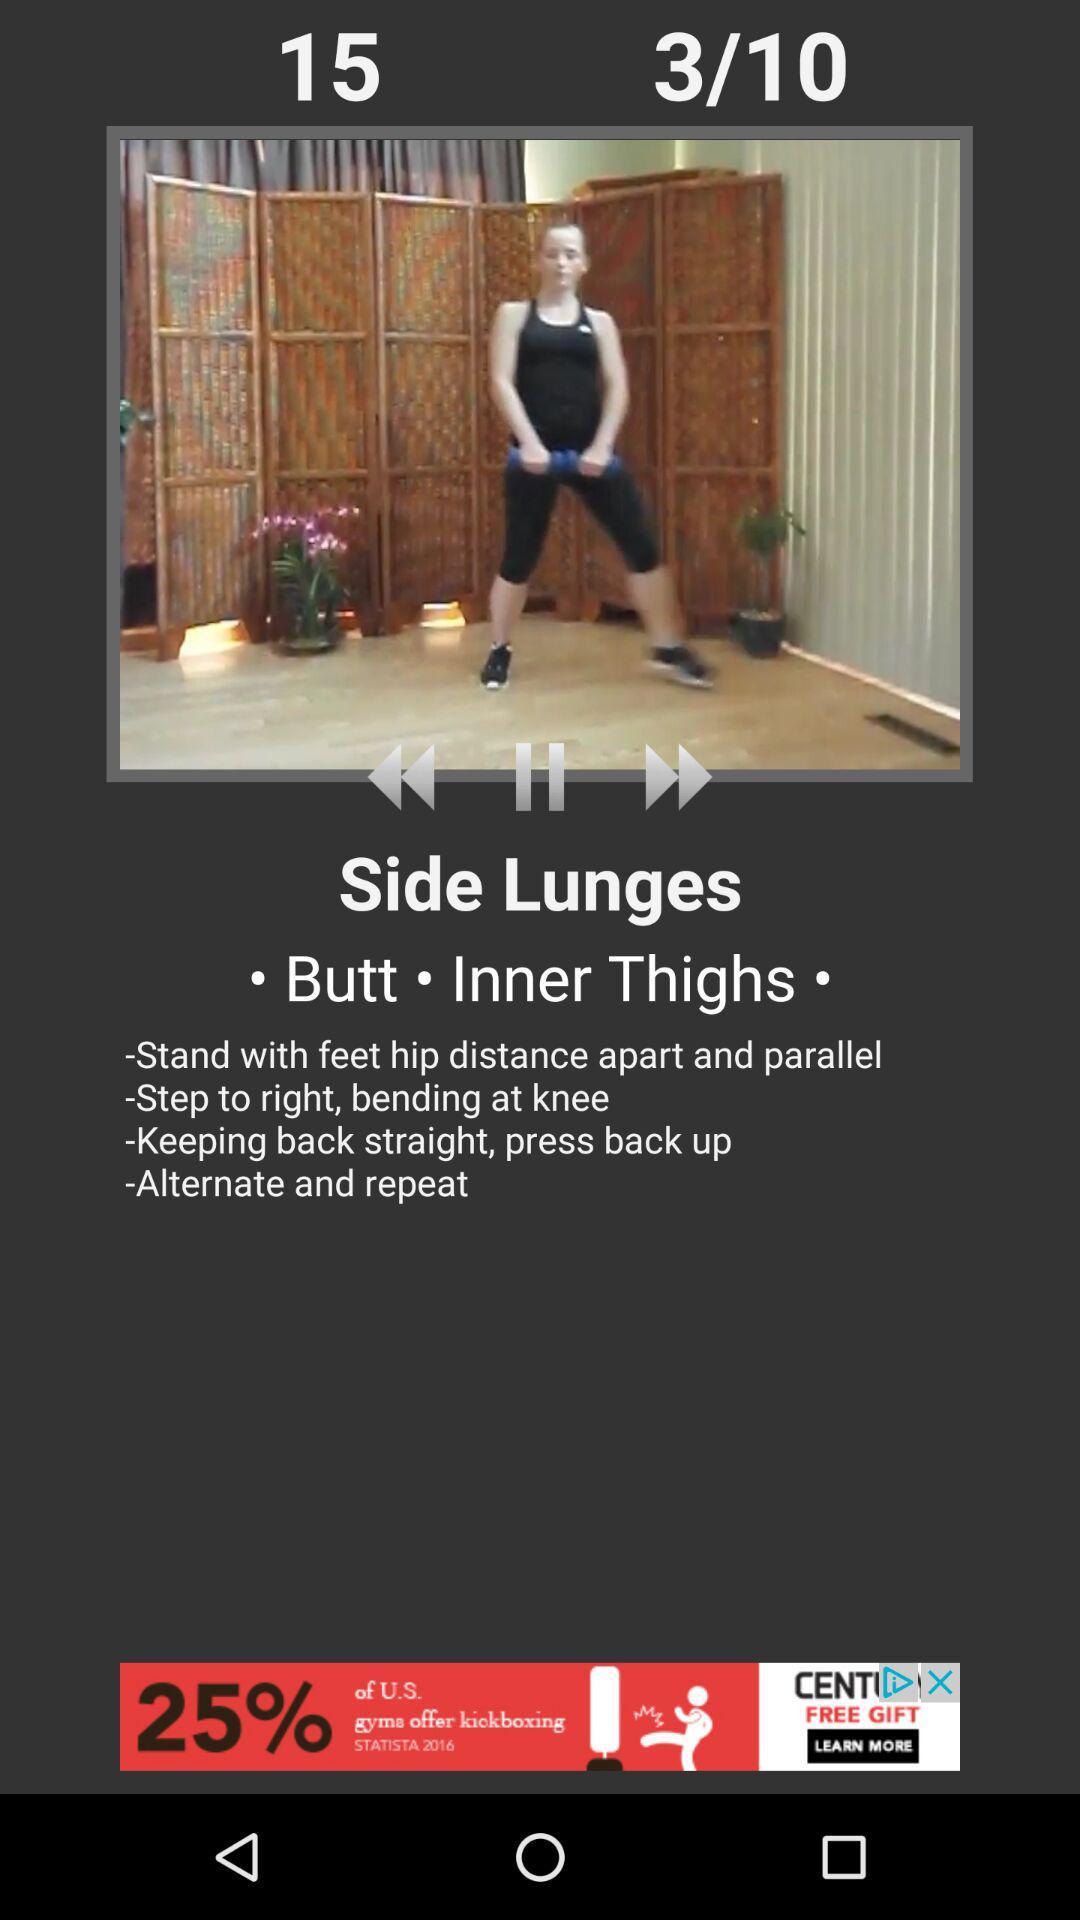  Describe the element at coordinates (540, 776) in the screenshot. I see `pause` at that location.